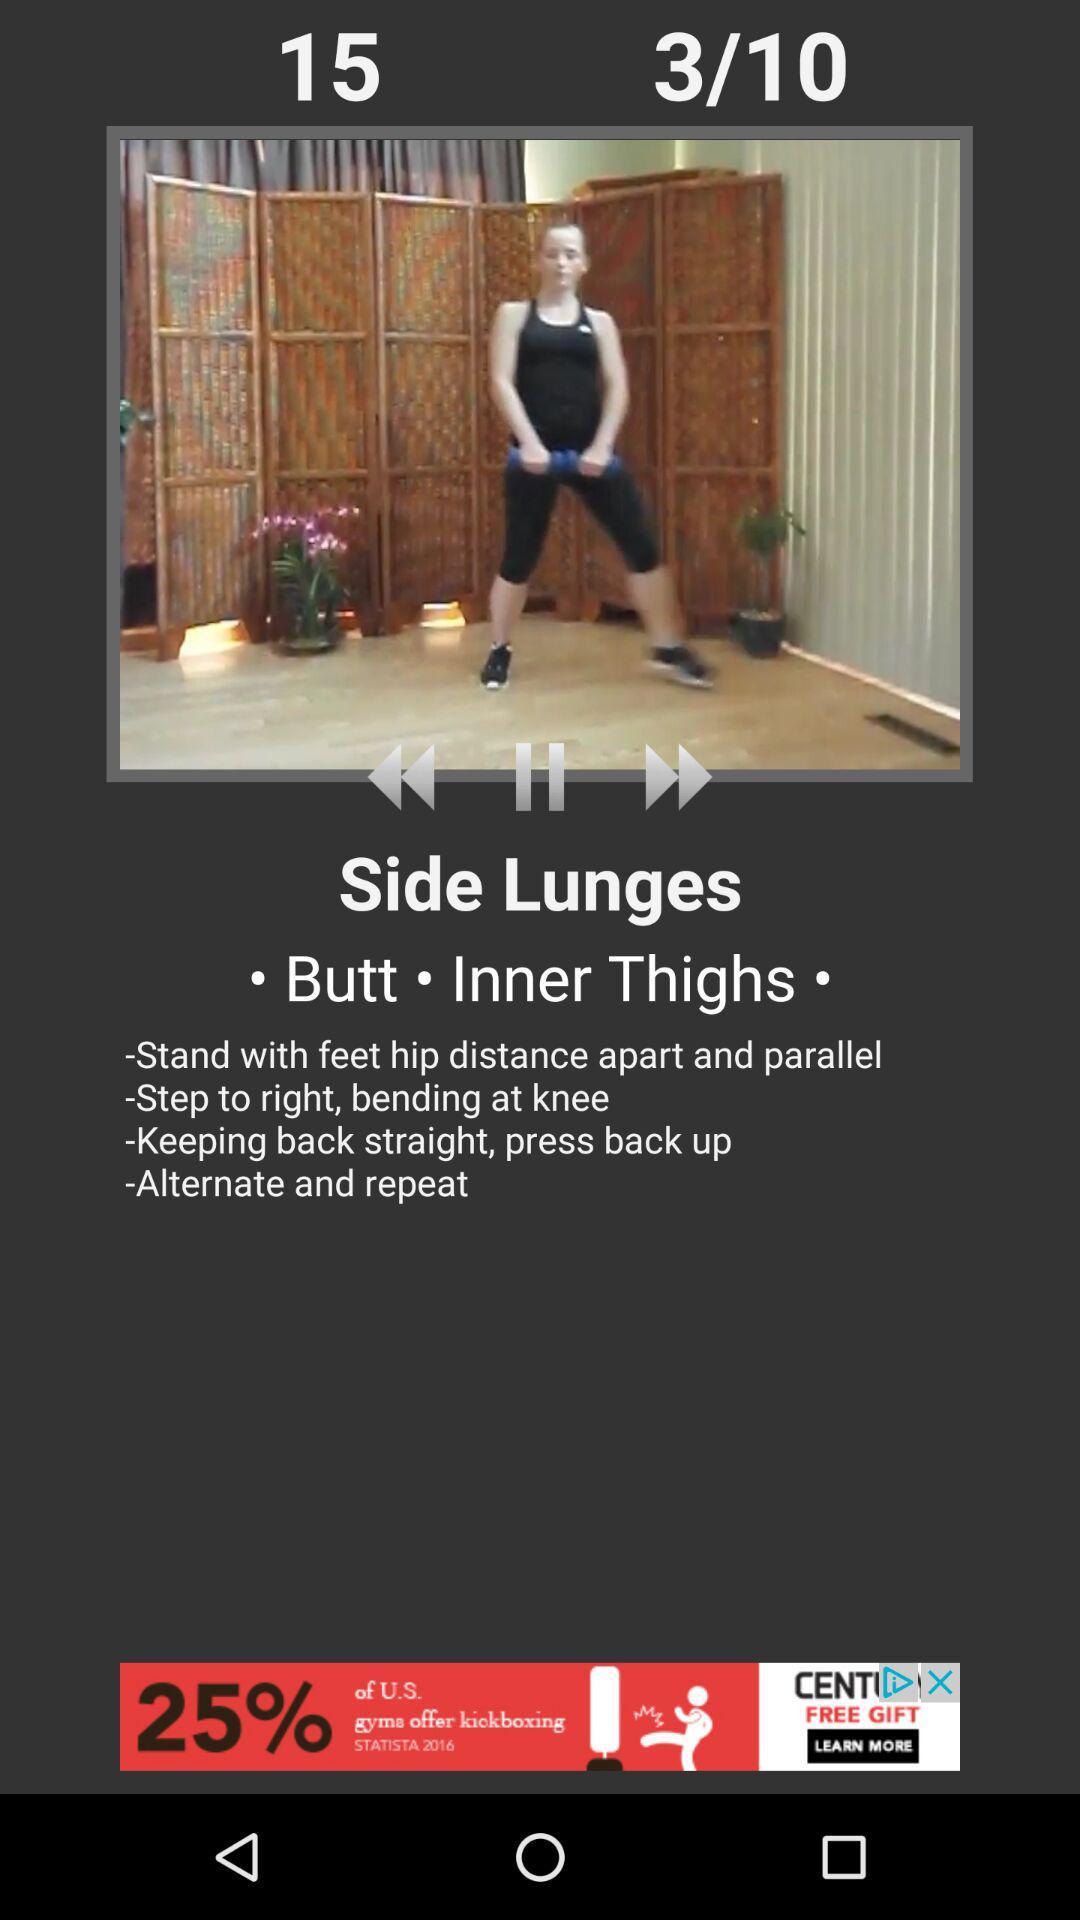  Describe the element at coordinates (540, 776) in the screenshot. I see `pause` at that location.